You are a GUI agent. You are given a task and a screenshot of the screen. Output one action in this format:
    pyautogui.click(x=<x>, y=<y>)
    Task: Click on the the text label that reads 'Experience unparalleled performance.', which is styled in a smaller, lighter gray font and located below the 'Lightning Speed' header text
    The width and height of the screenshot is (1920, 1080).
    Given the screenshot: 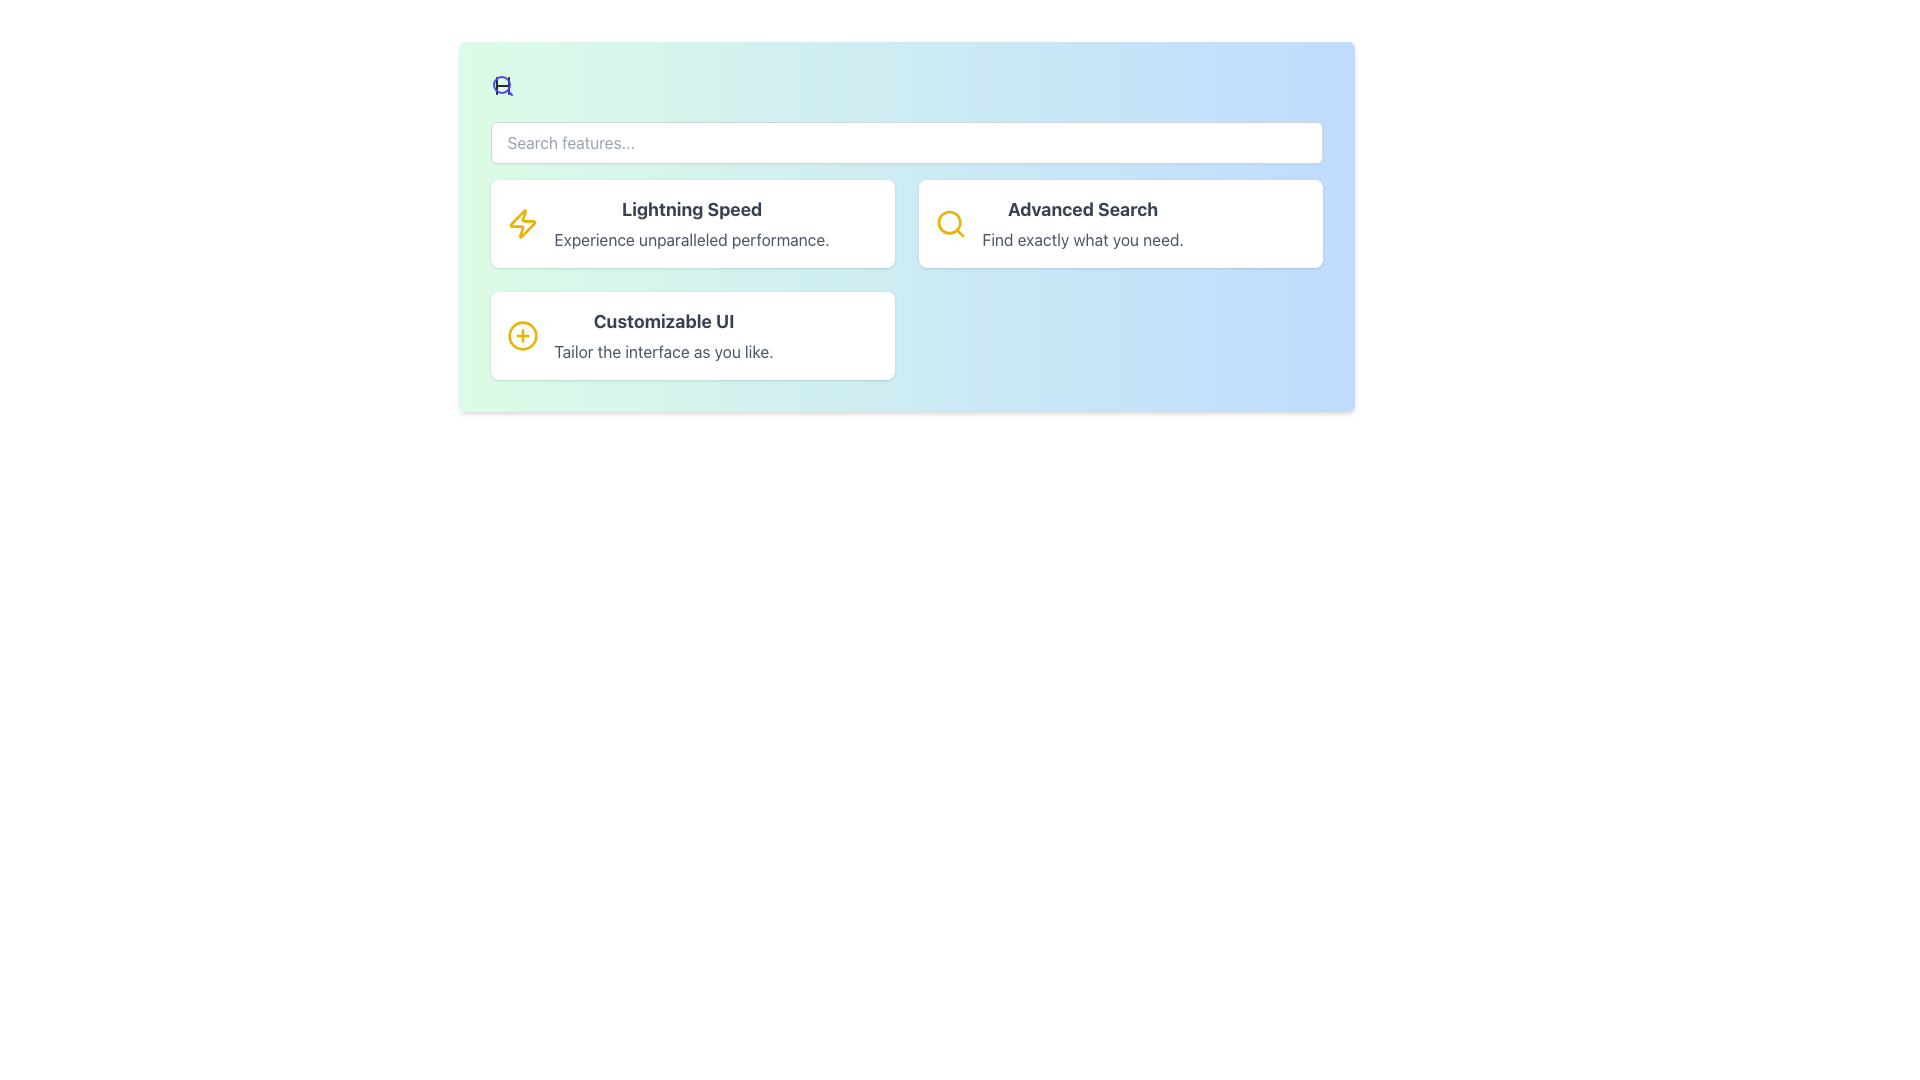 What is the action you would take?
    pyautogui.click(x=692, y=238)
    